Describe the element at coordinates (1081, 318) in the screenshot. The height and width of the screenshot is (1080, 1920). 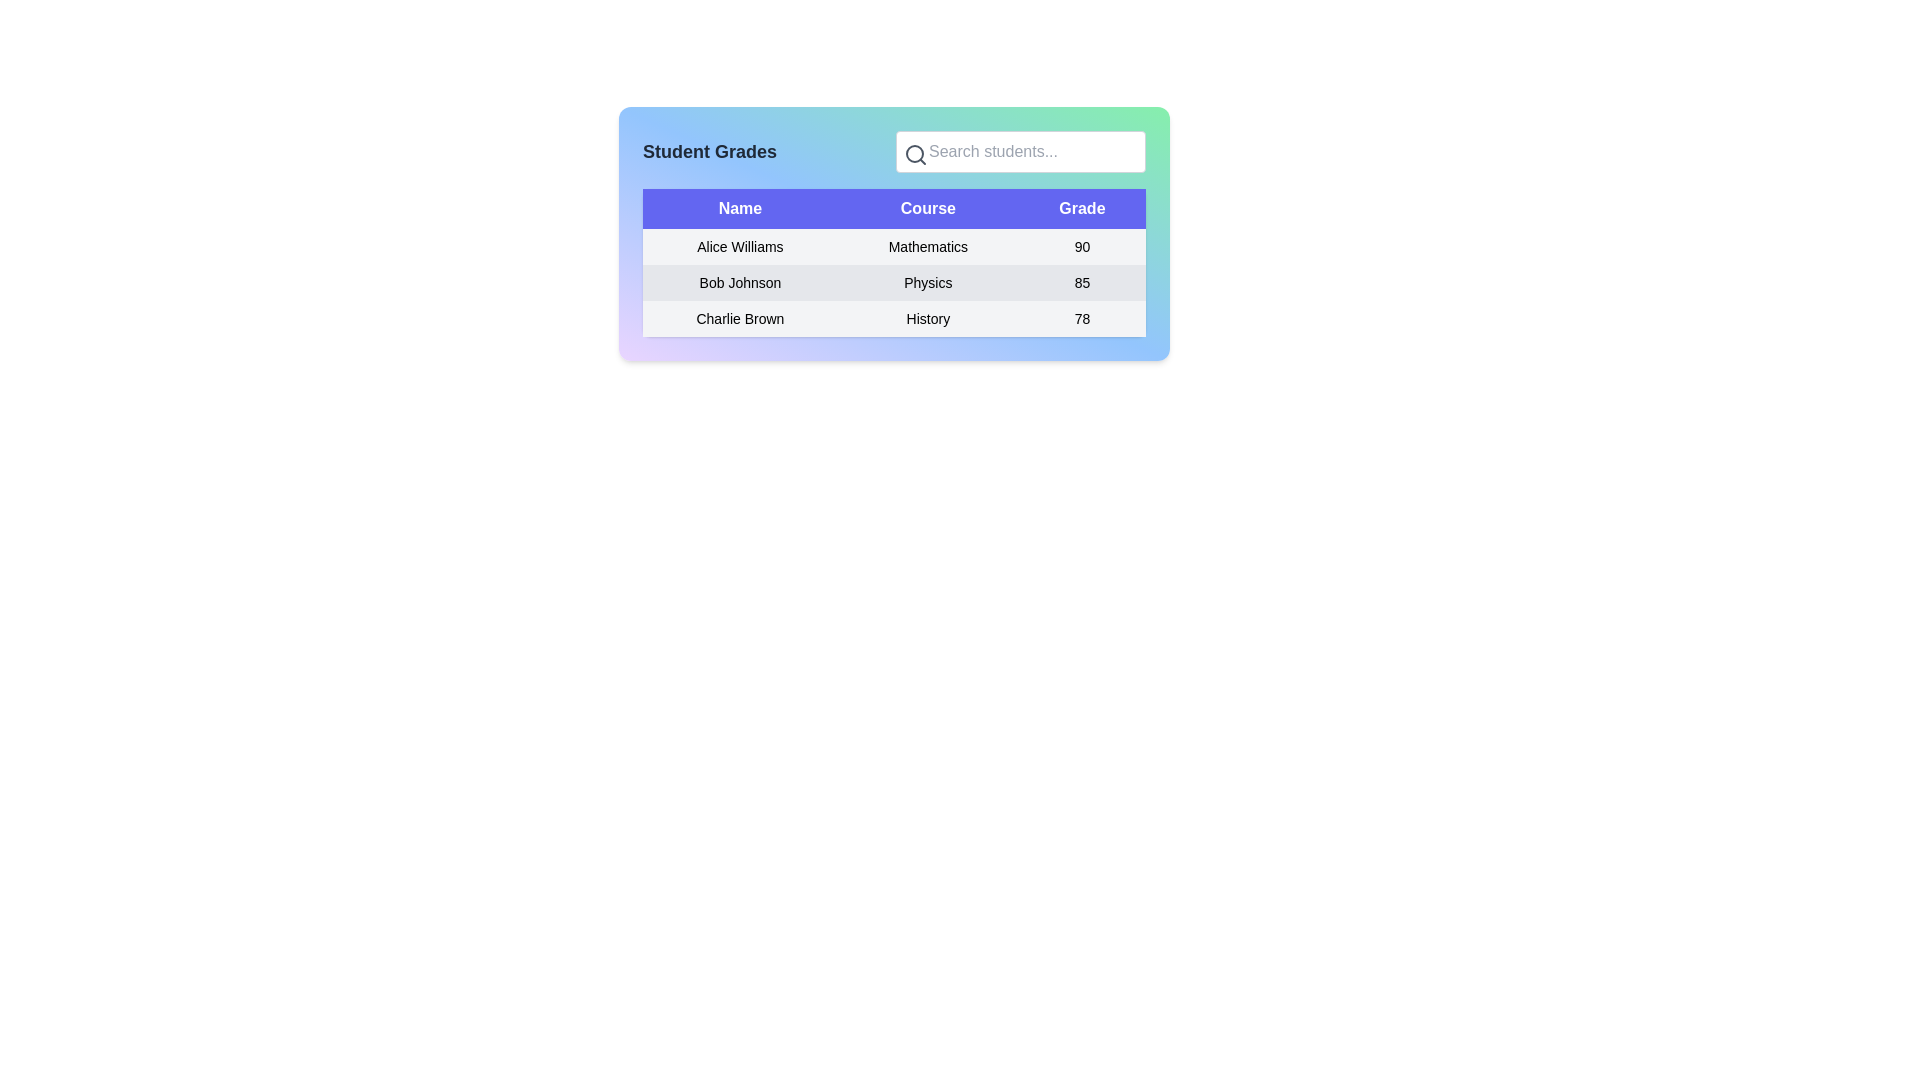
I see `the text displaying the grade '78' for 'Charlie Brown' in the 'History' course, located in the 'Grade' column of the table` at that location.